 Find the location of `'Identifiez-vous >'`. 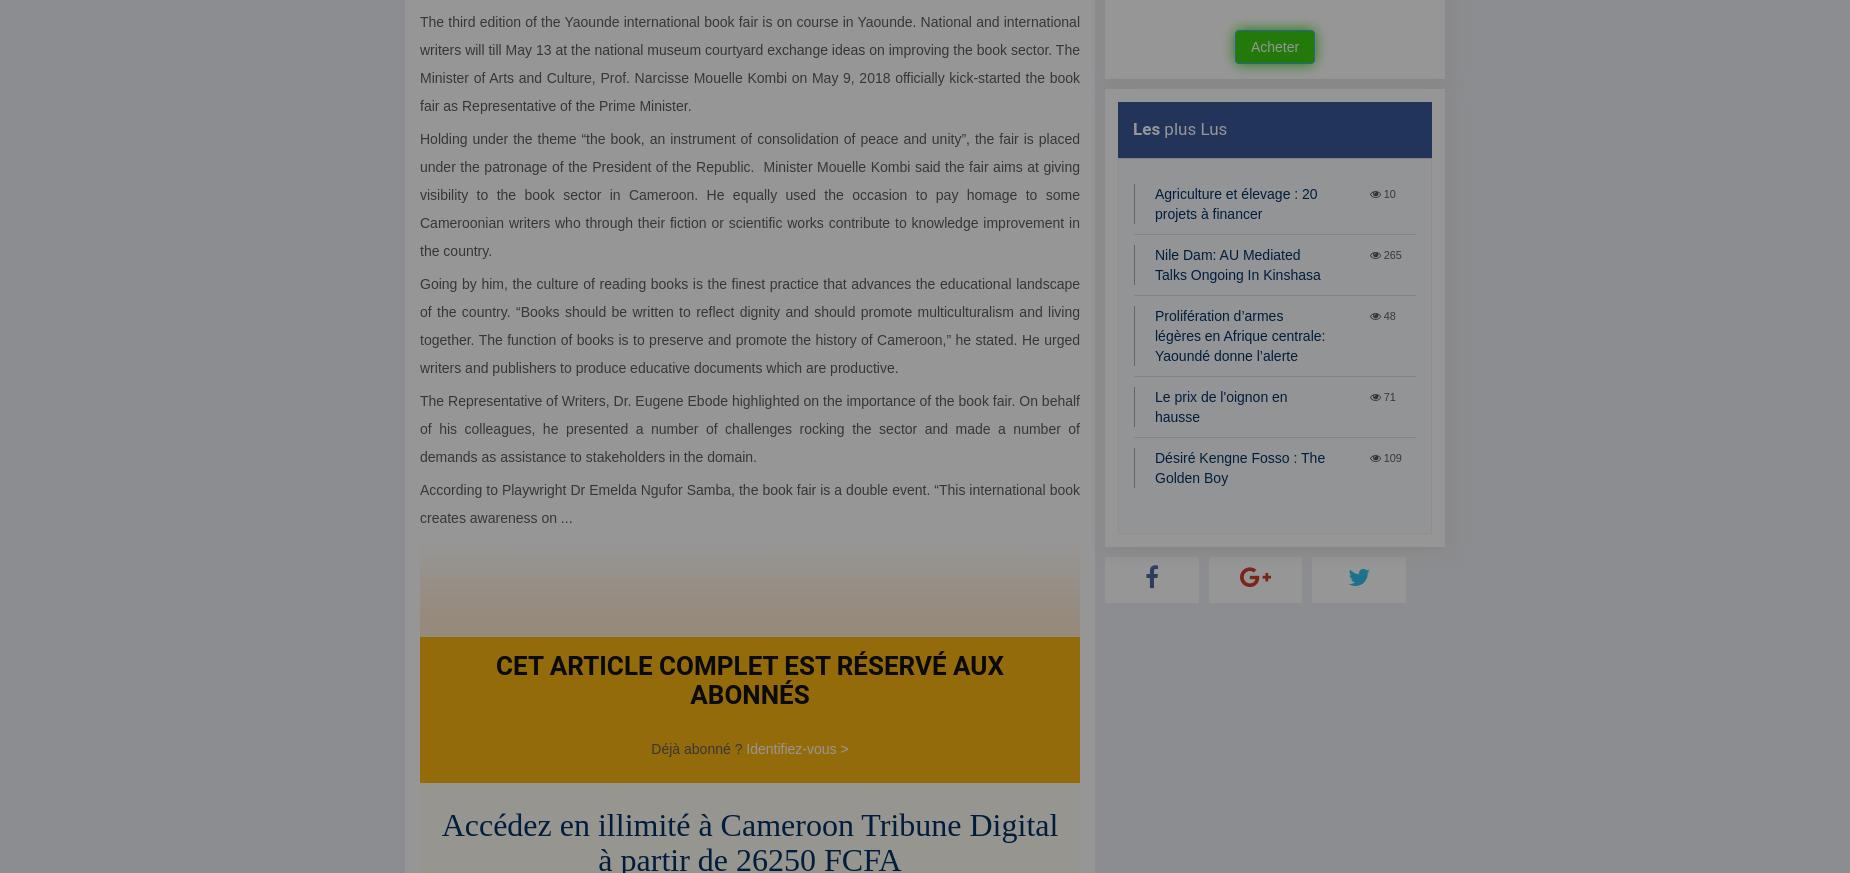

'Identifiez-vous >' is located at coordinates (796, 746).